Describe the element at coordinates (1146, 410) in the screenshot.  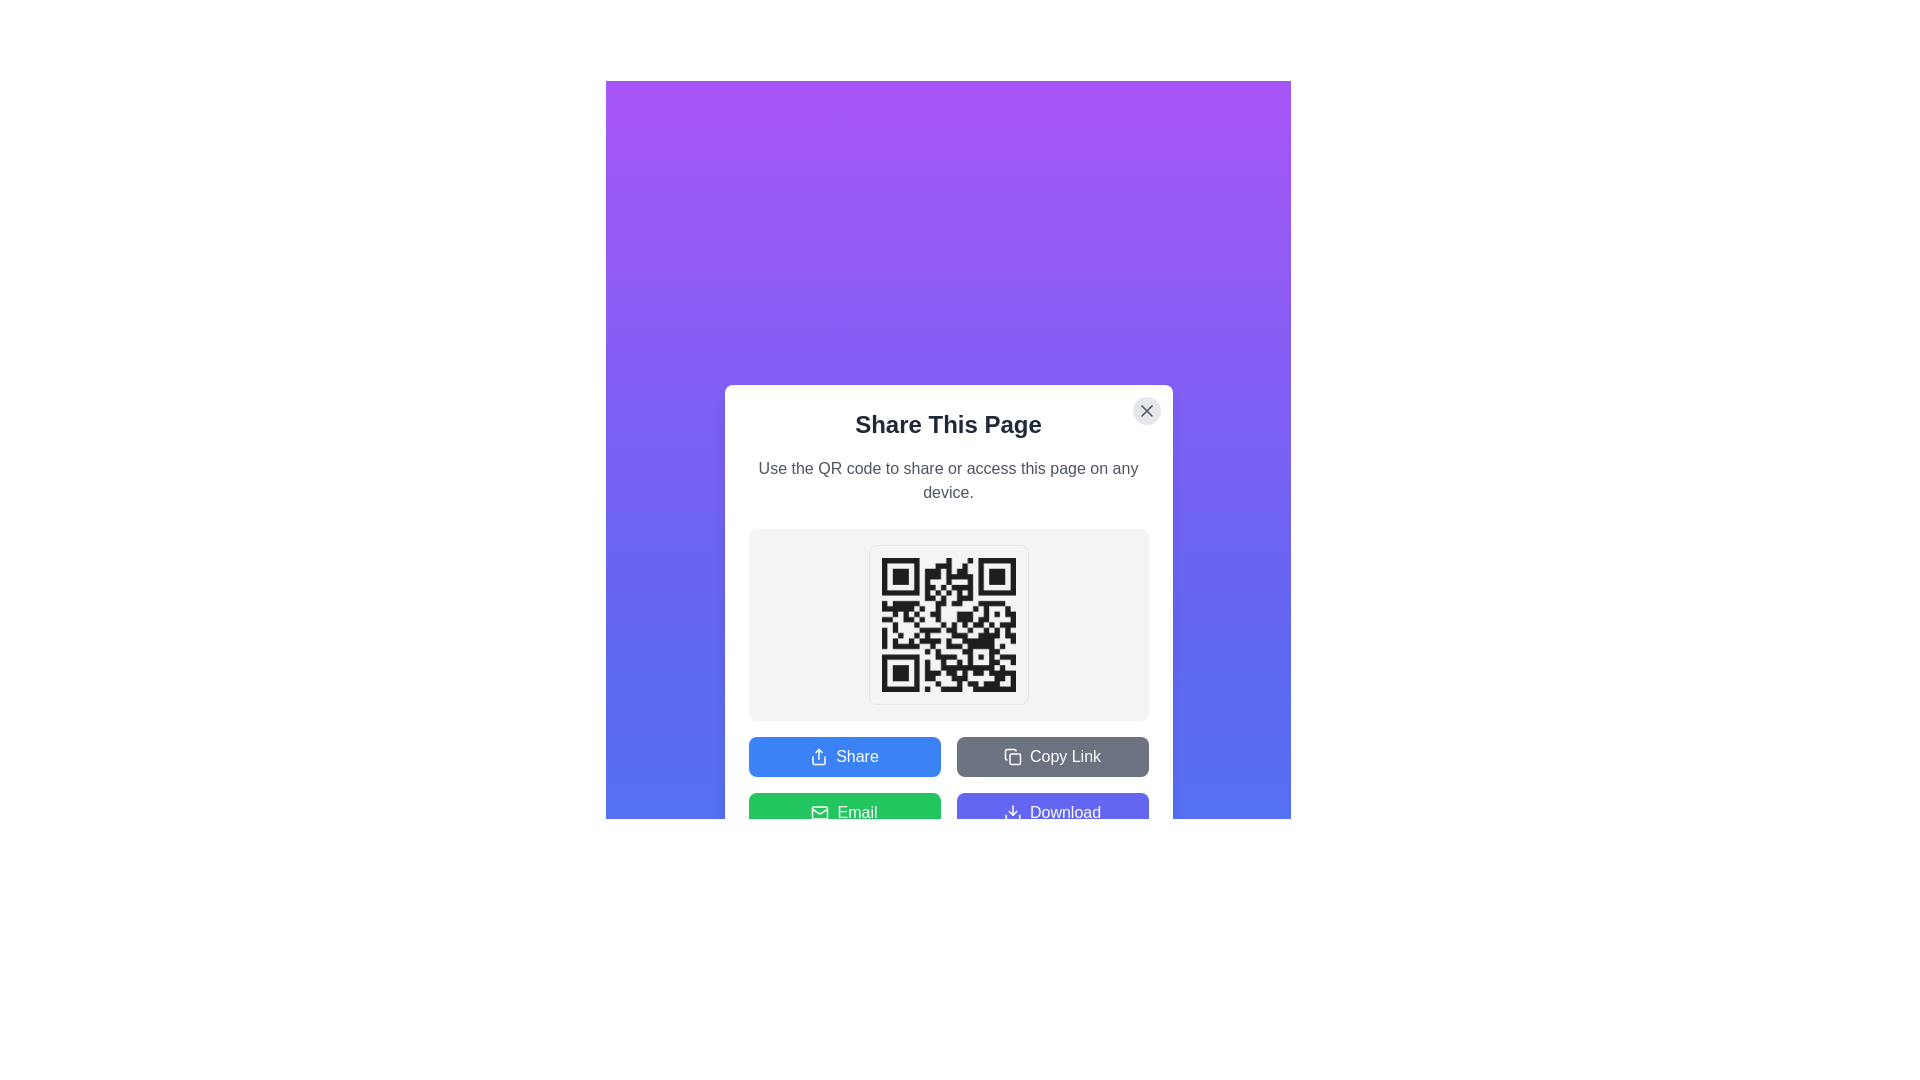
I see `the 'X' icon located in the top-right corner of the 'Share This Page' modal` at that location.